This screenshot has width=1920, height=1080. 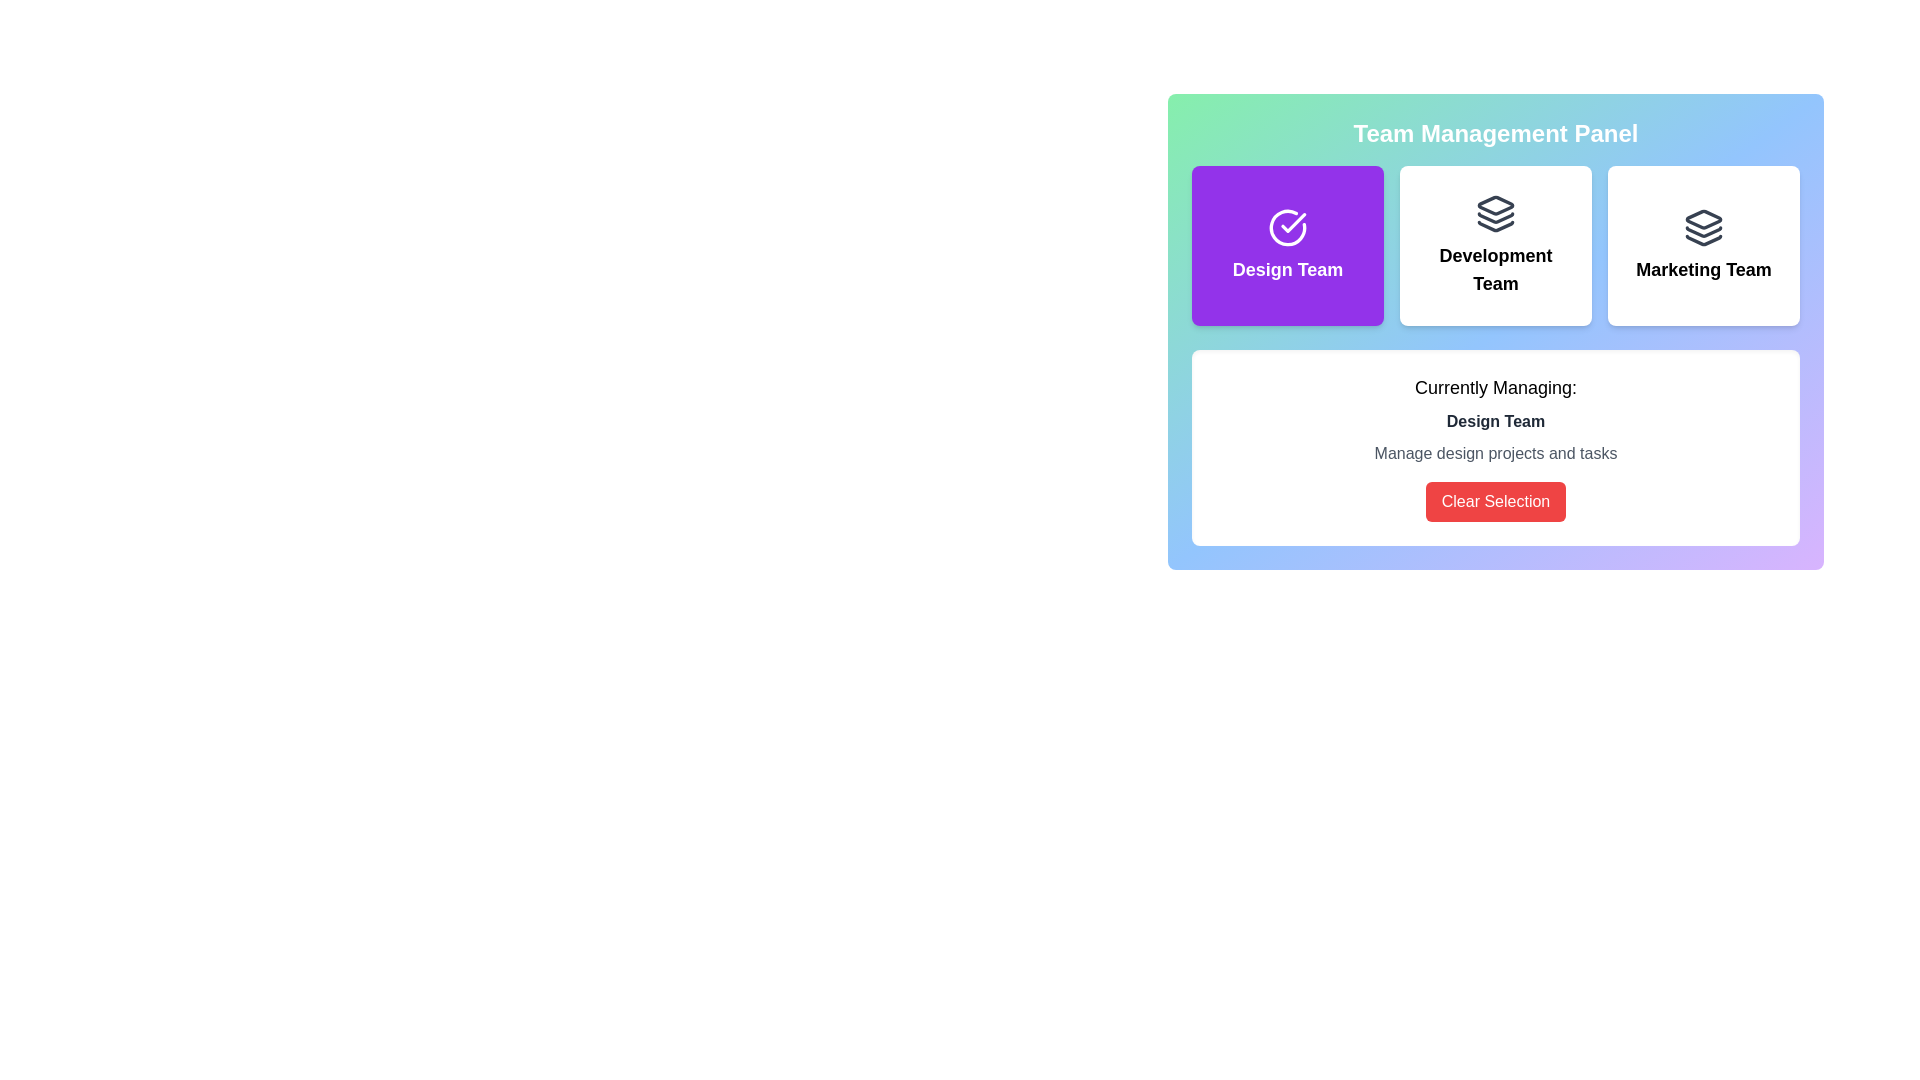 What do you see at coordinates (1496, 245) in the screenshot?
I see `the 'Development Team' button, which is the middle card in a group of three cards, used` at bounding box center [1496, 245].